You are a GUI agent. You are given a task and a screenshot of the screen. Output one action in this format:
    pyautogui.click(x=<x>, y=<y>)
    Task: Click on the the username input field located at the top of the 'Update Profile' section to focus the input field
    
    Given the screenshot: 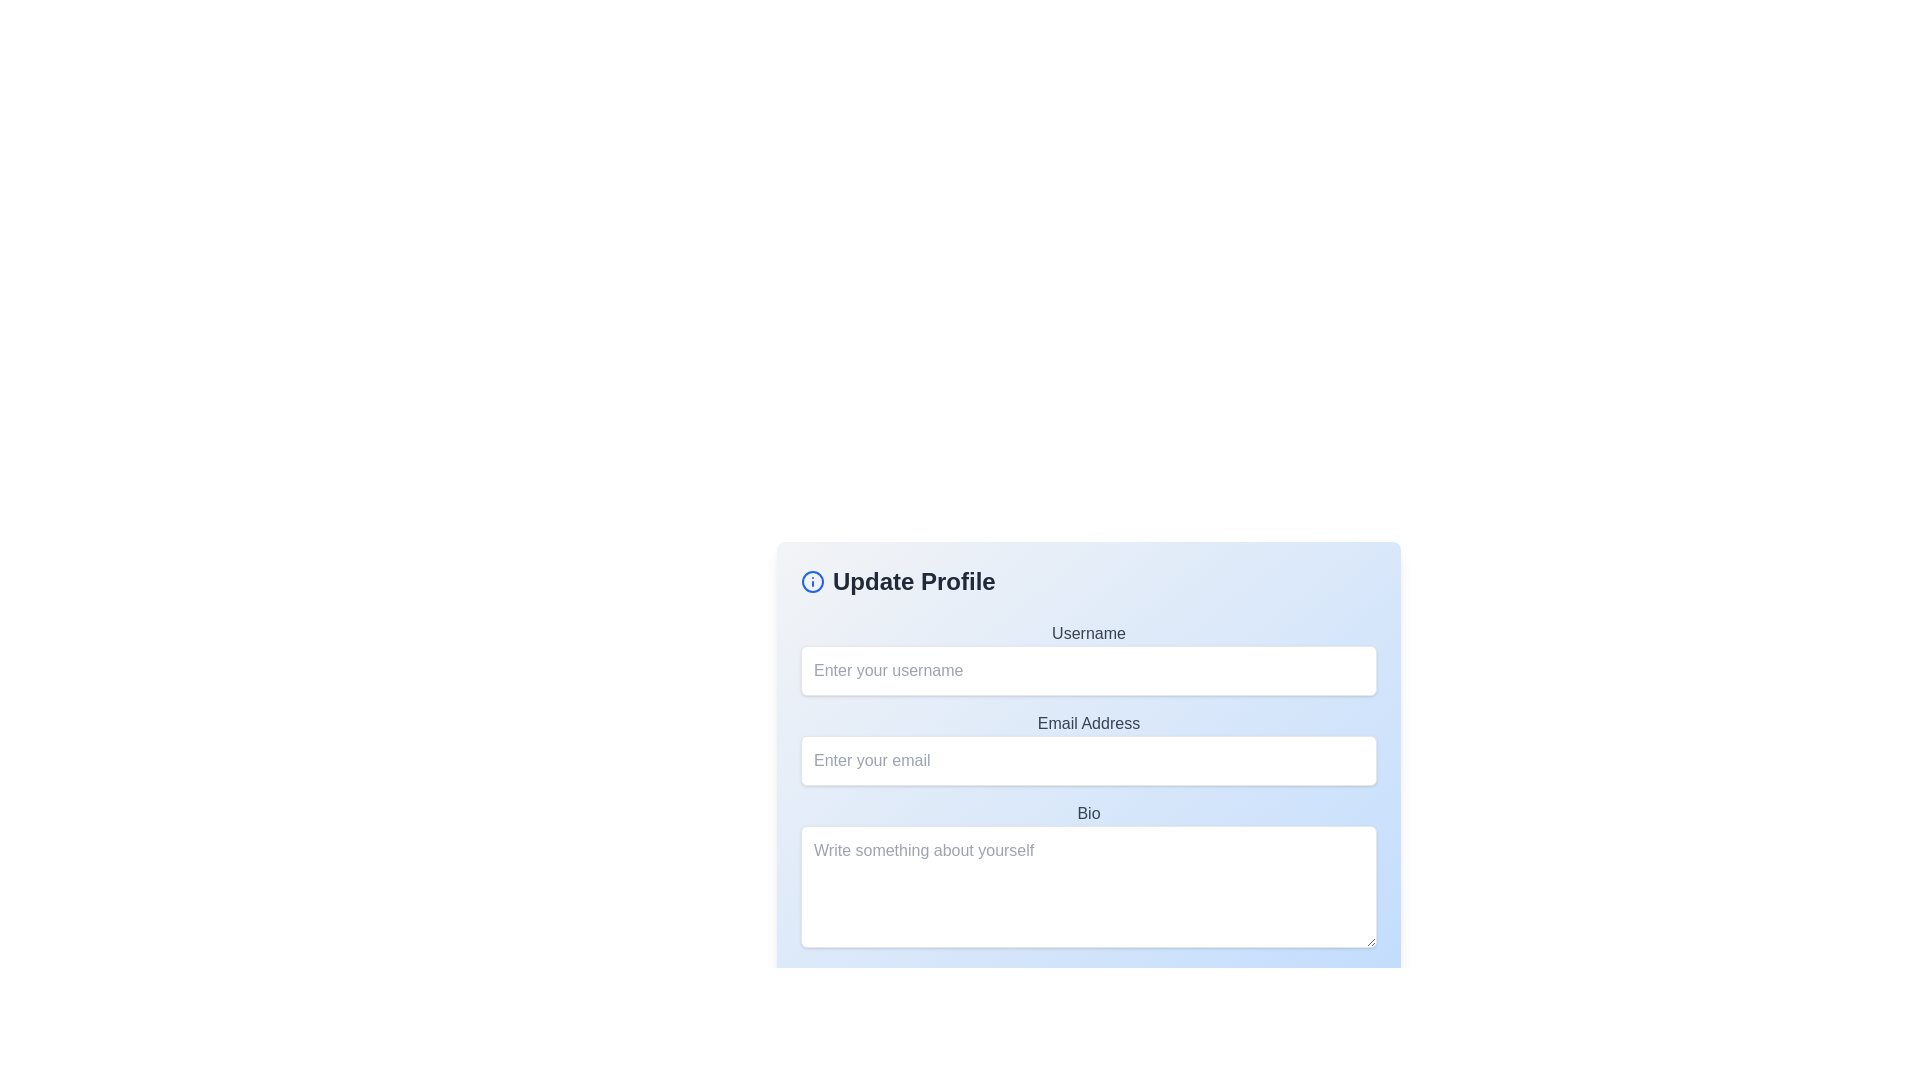 What is the action you would take?
    pyautogui.click(x=1088, y=659)
    